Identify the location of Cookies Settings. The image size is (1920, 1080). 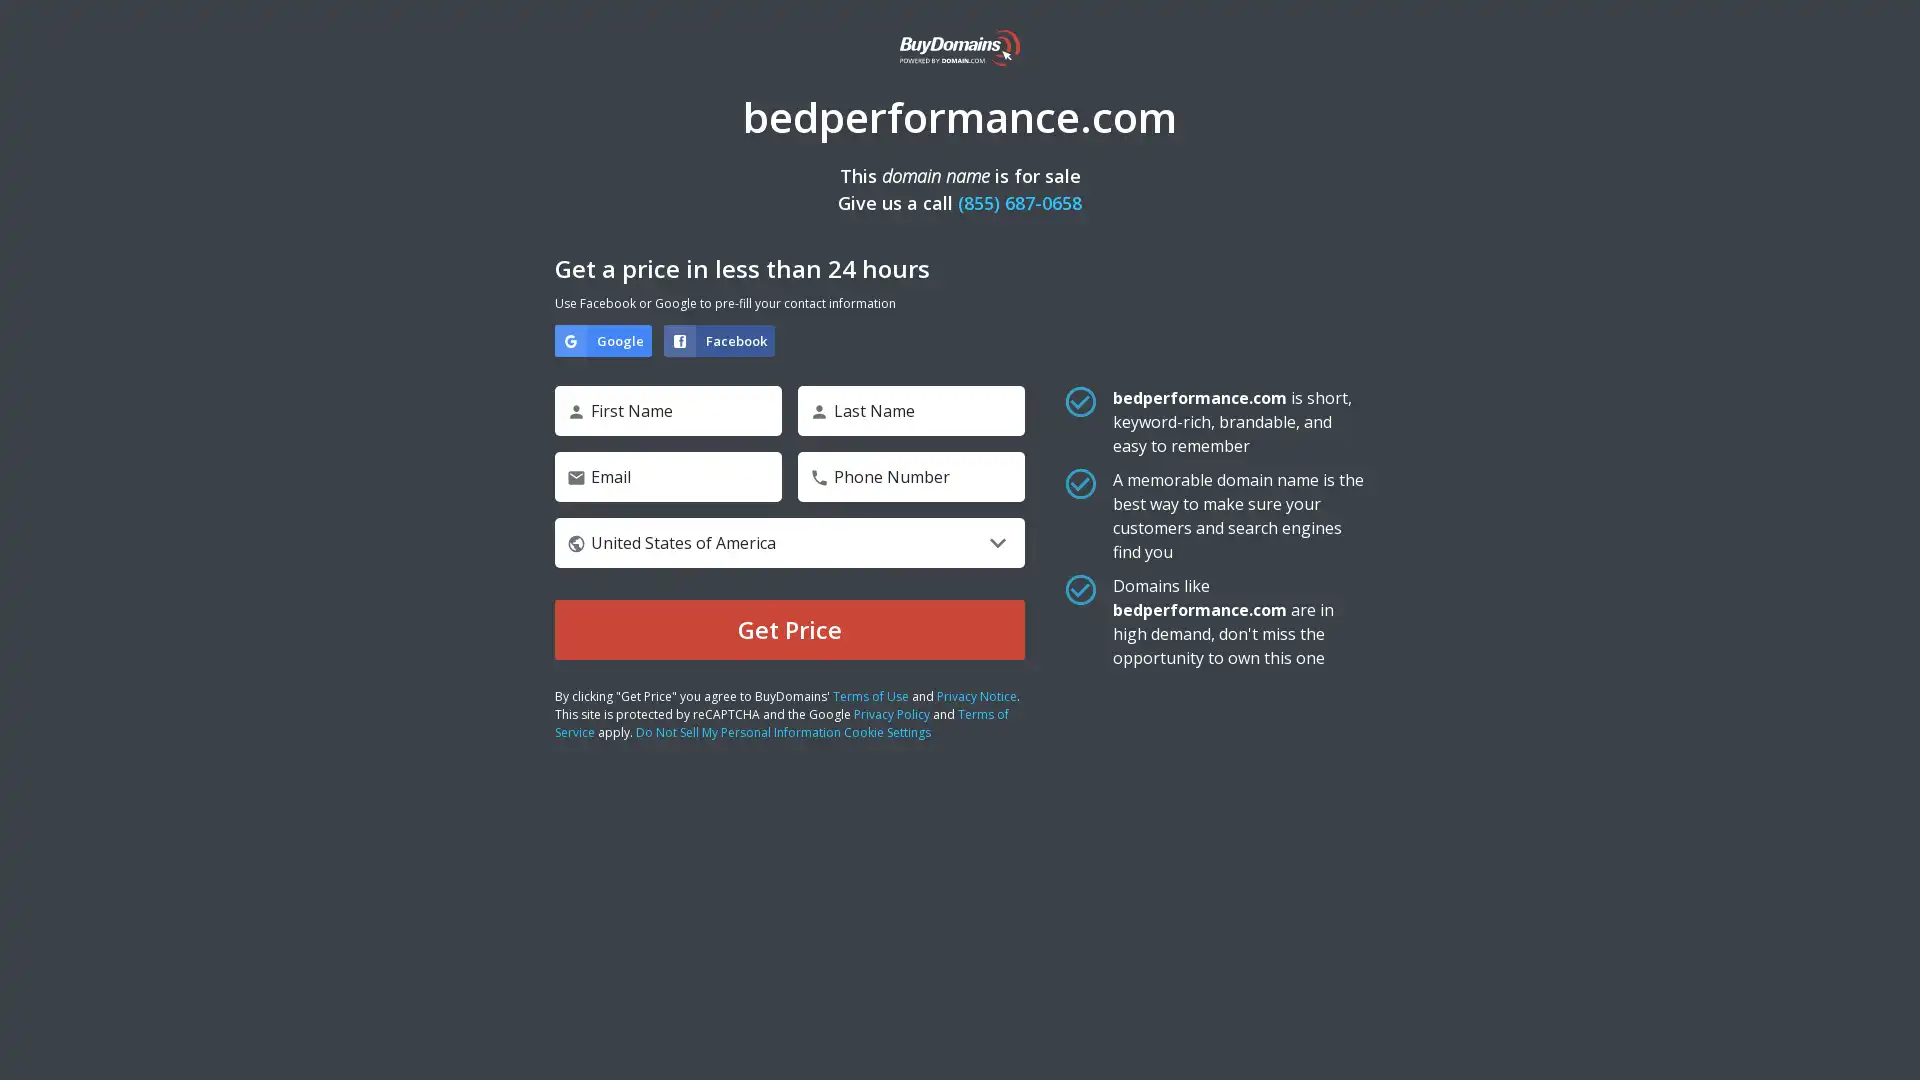
(203, 1002).